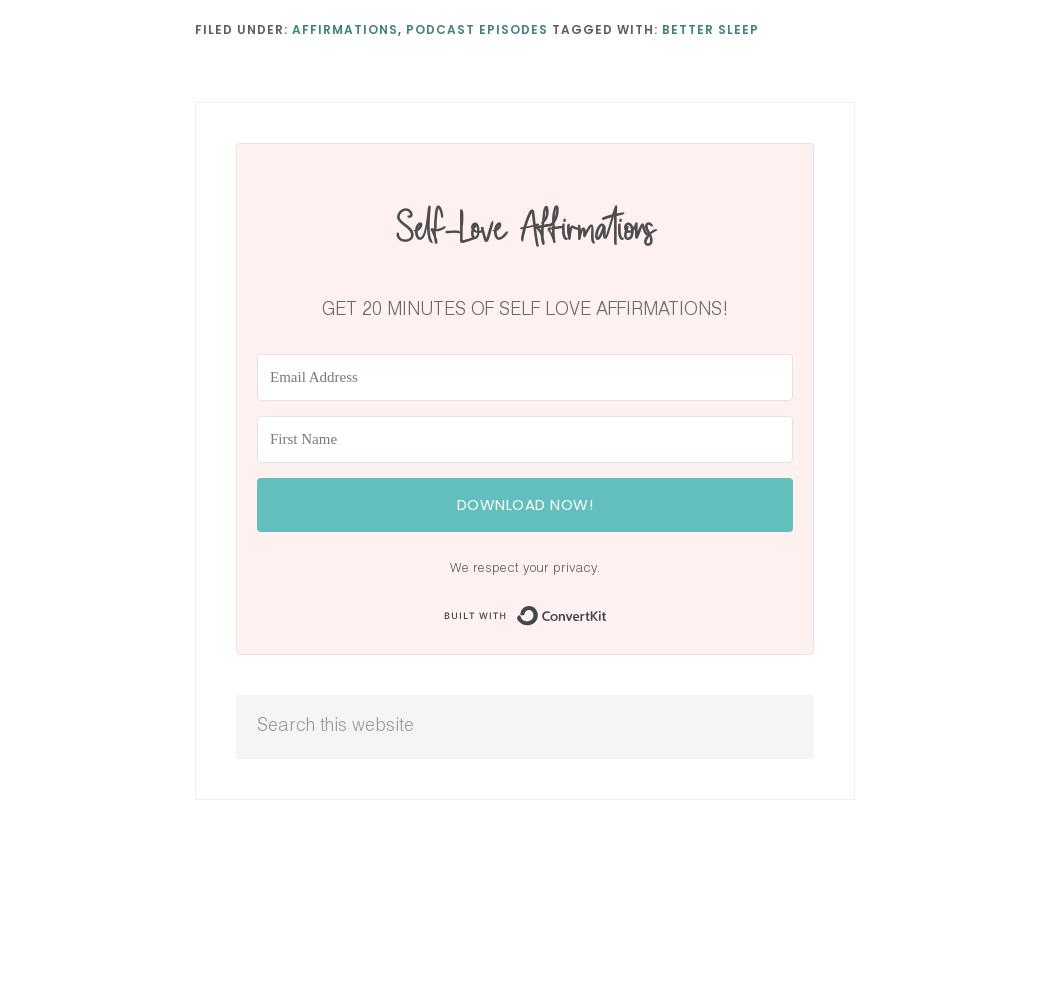 This screenshot has height=1006, width=1050. What do you see at coordinates (525, 309) in the screenshot?
I see `'GET 20 MINUTES OF SELF LOVE AFFIRMATIONS!'` at bounding box center [525, 309].